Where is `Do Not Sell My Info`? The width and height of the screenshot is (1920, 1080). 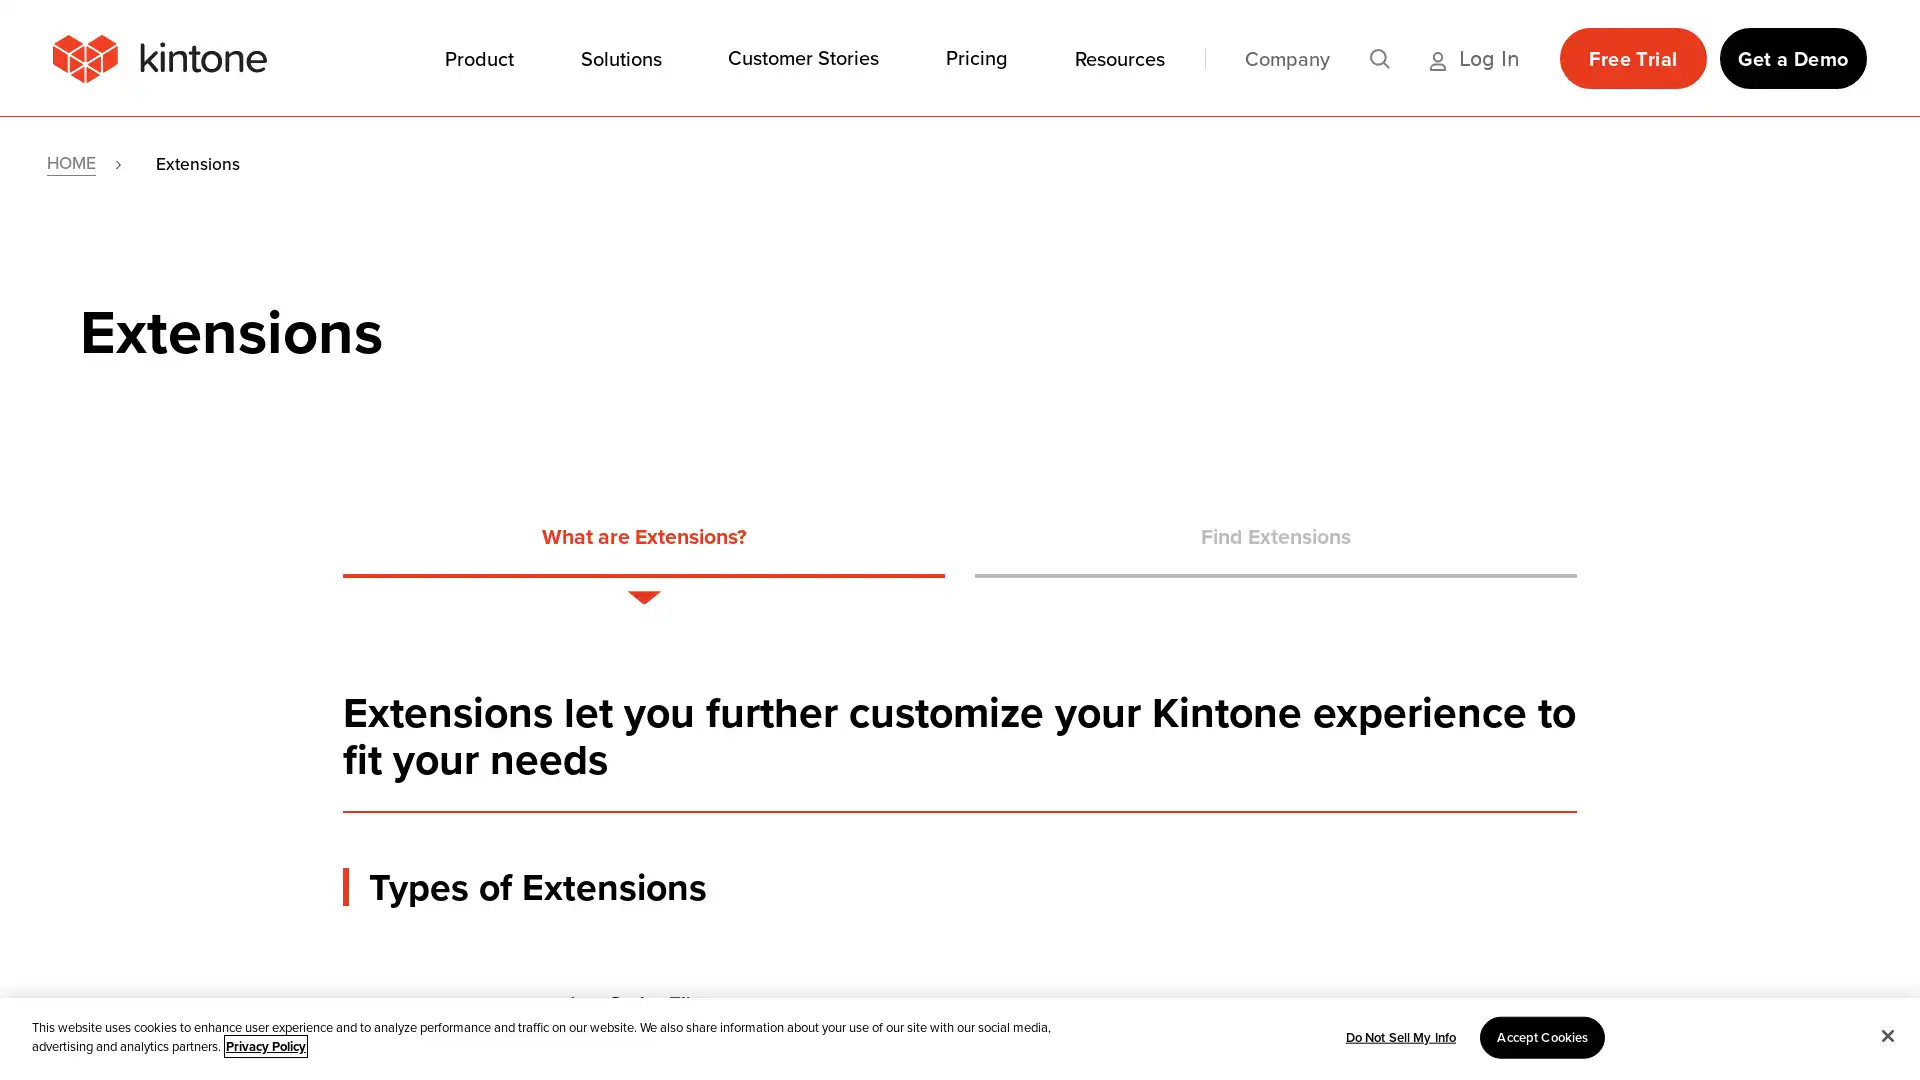
Do Not Sell My Info is located at coordinates (1399, 1036).